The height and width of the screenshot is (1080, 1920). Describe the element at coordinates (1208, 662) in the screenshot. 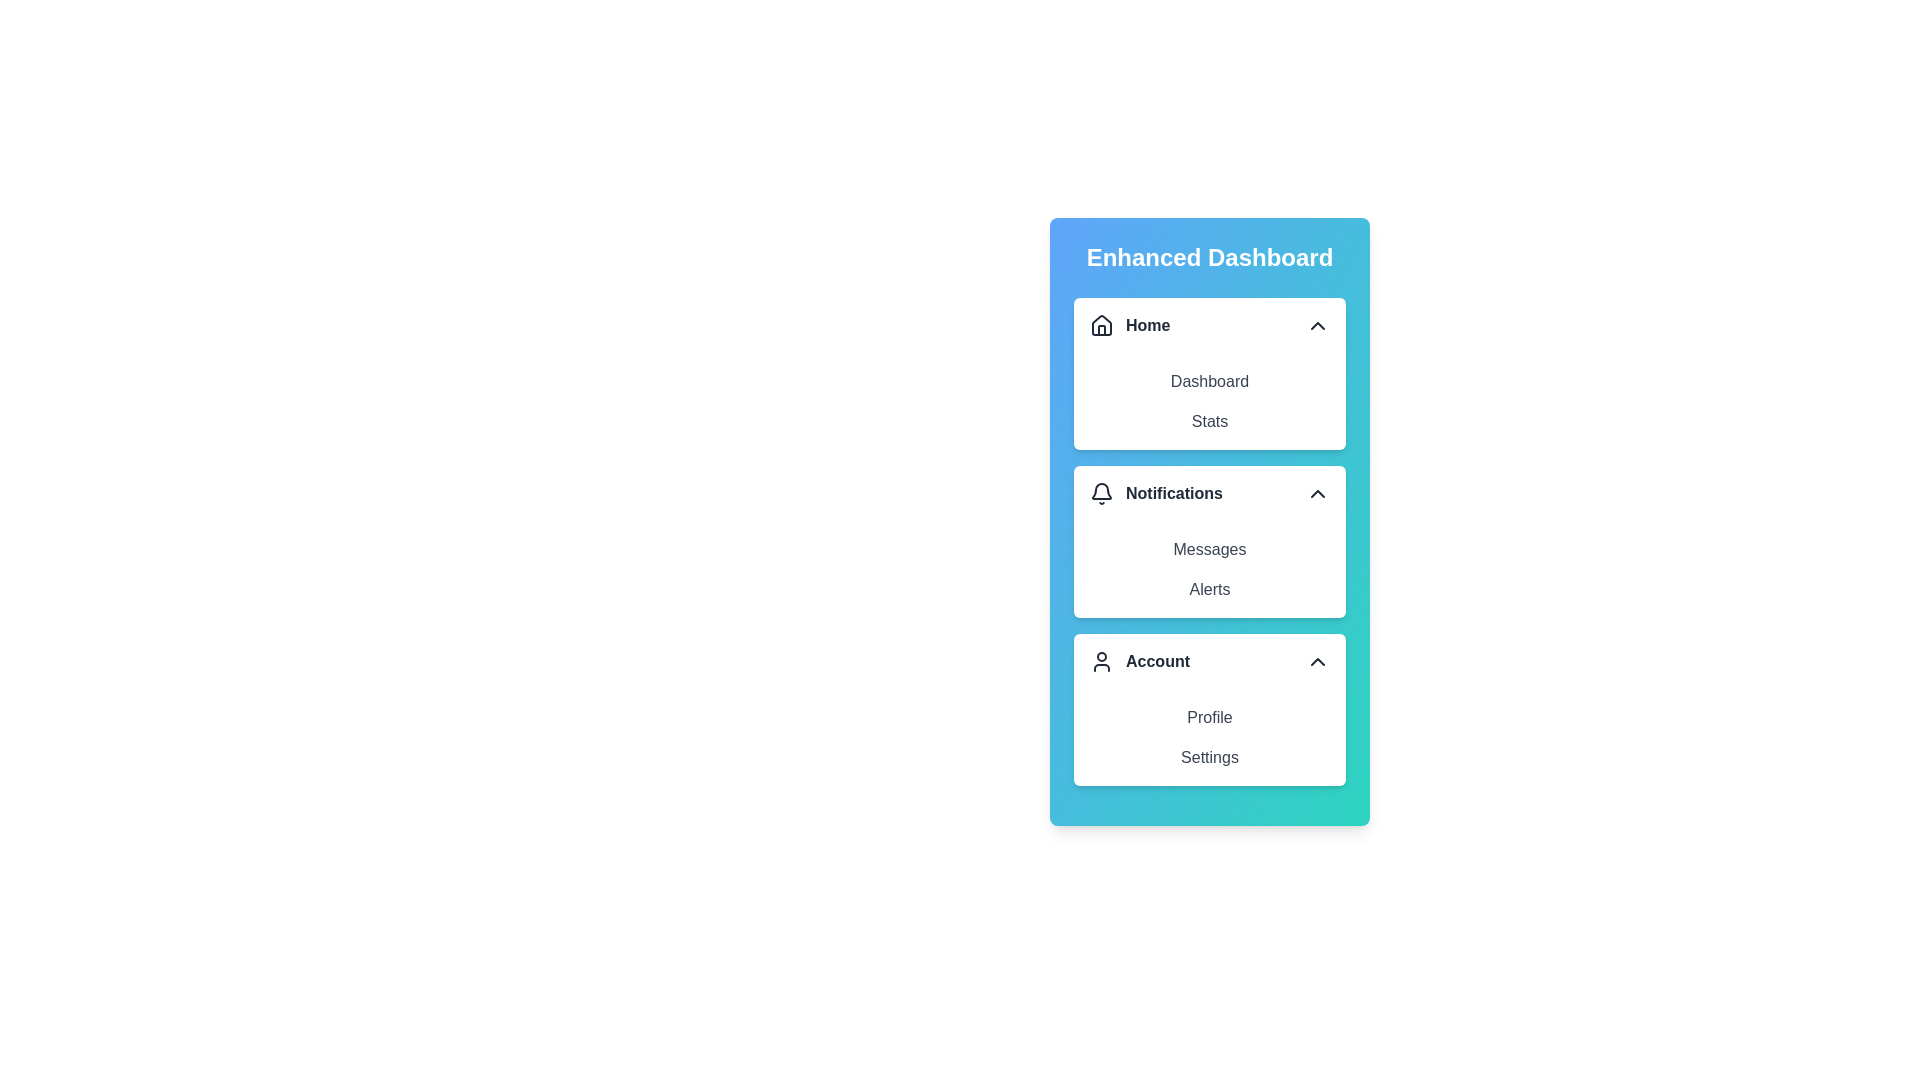

I see `the header of the menu section labeled Account to toggle its expanded/collapsed state` at that location.